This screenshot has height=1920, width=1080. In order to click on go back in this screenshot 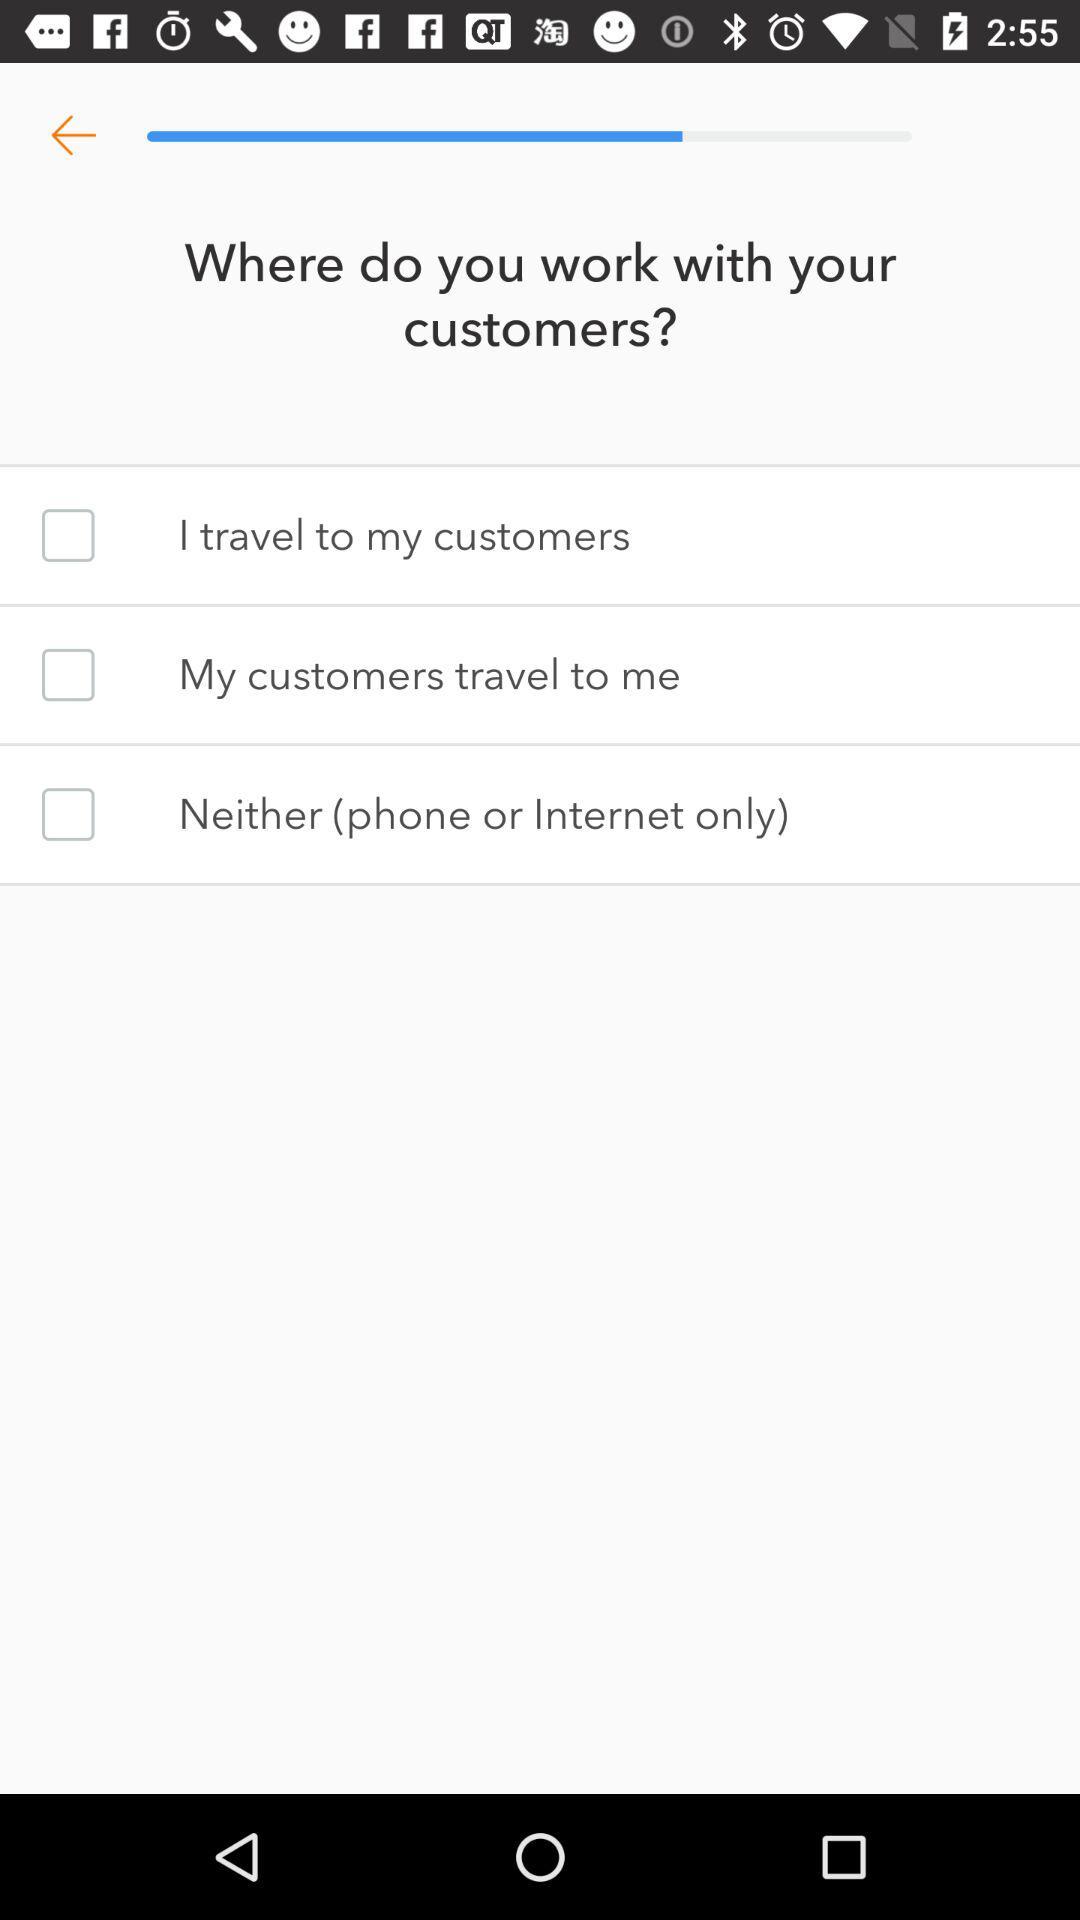, I will do `click(72, 135)`.